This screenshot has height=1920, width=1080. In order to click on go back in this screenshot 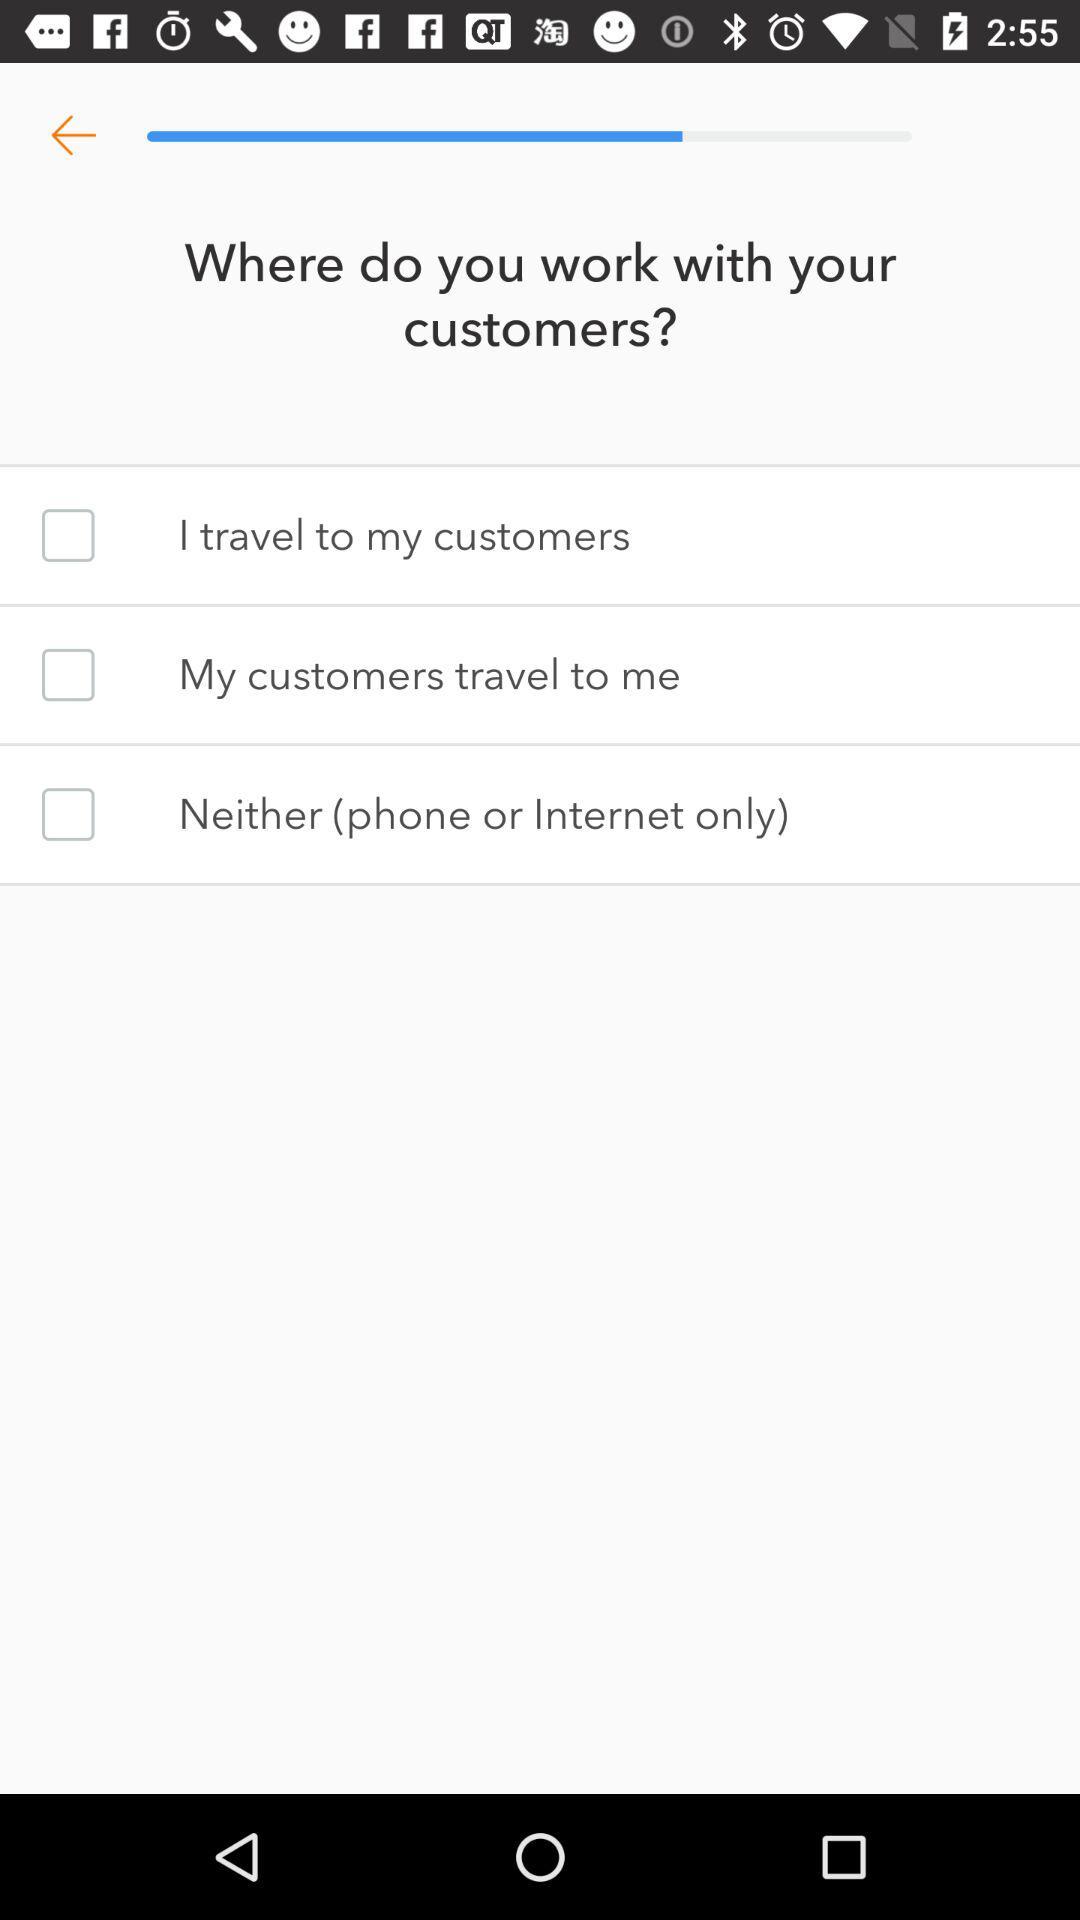, I will do `click(72, 135)`.